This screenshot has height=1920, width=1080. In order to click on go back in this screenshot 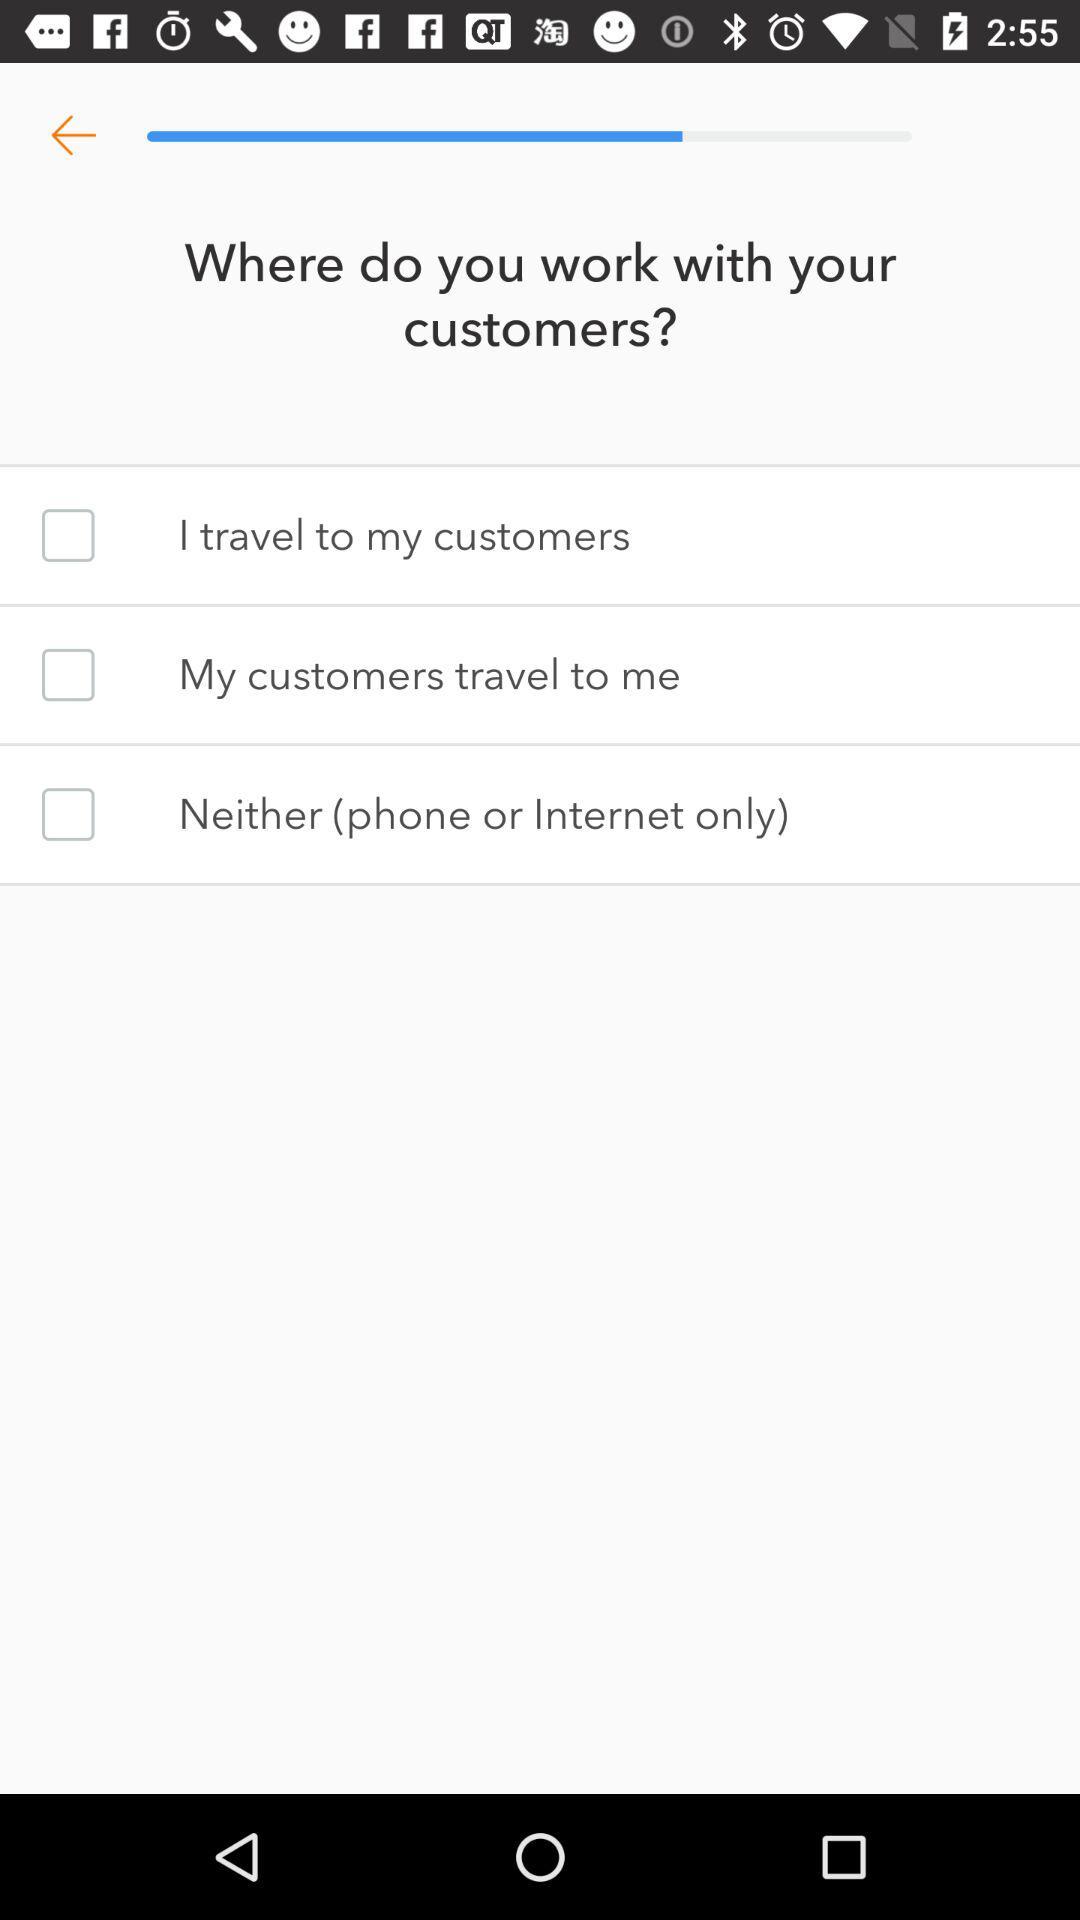, I will do `click(72, 135)`.